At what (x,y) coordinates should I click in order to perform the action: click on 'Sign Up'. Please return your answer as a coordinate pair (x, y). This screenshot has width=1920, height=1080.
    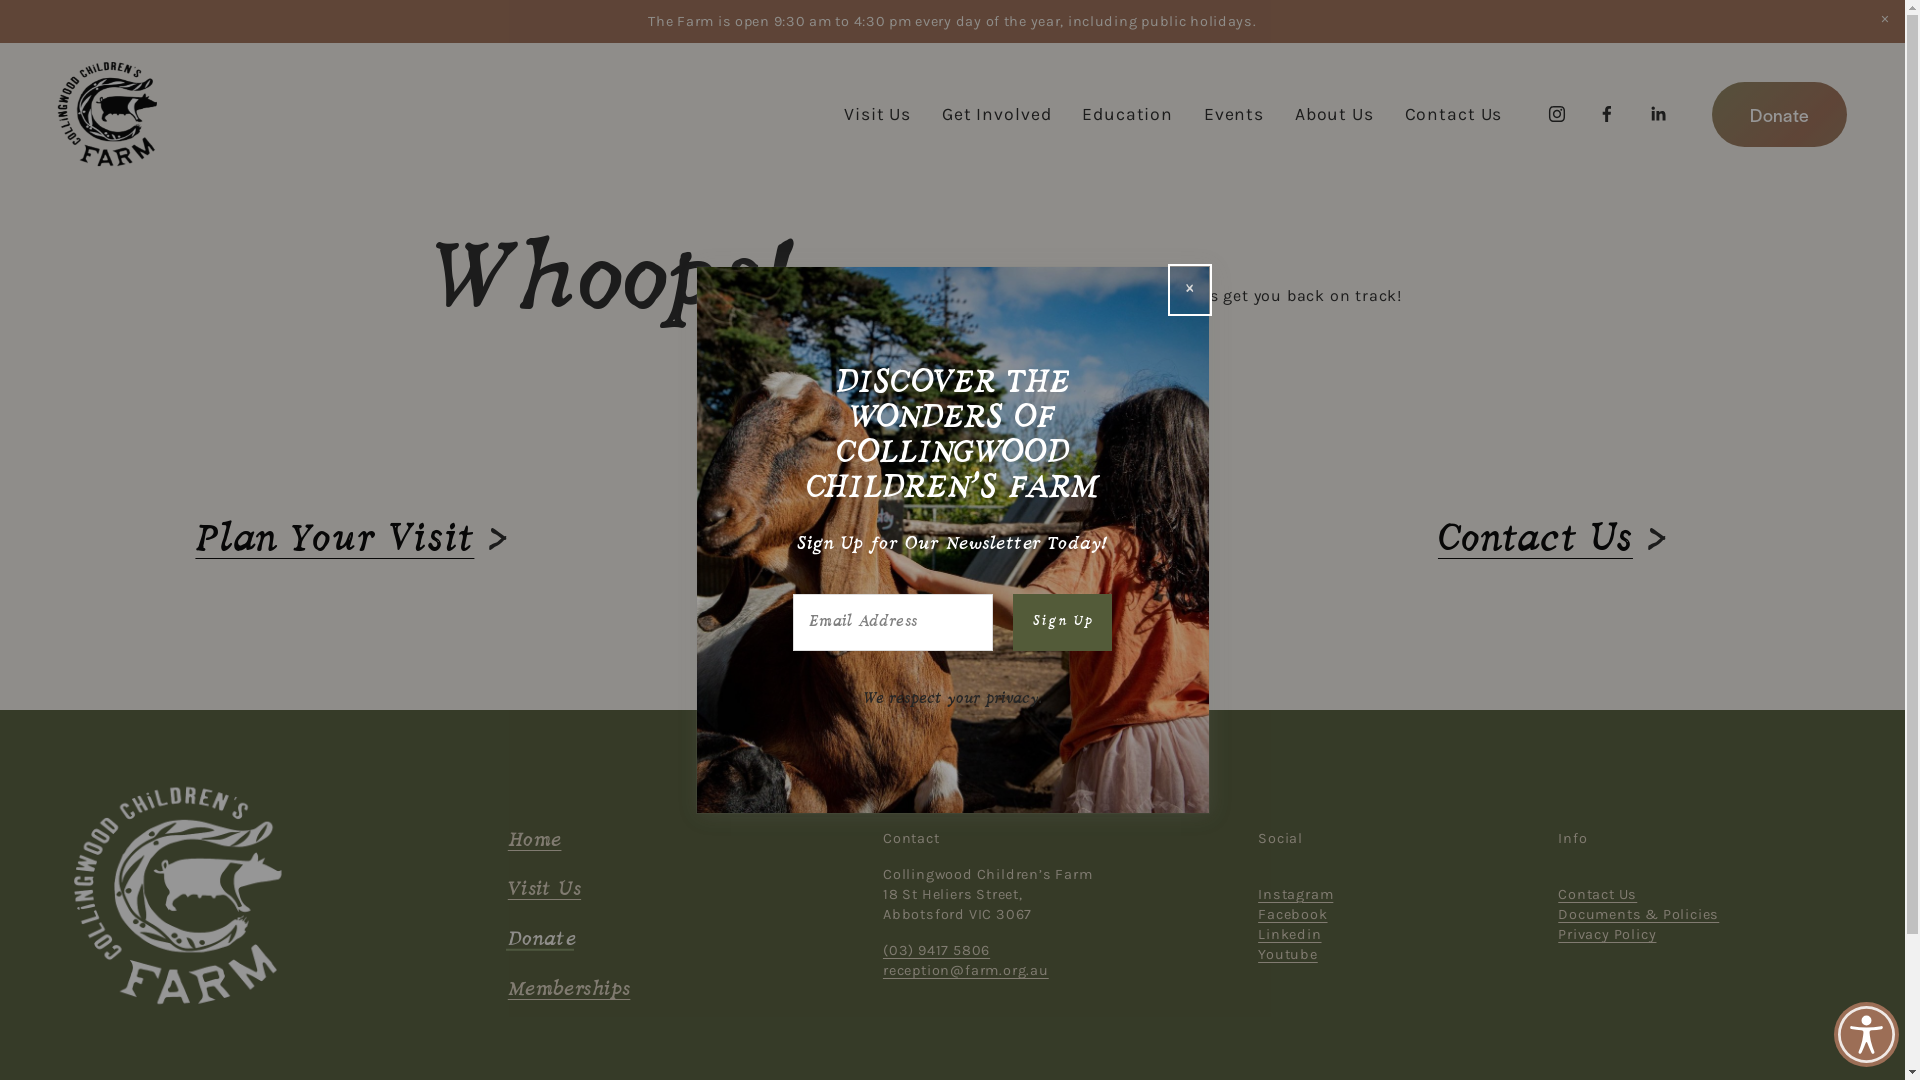
    Looking at the image, I should click on (1061, 621).